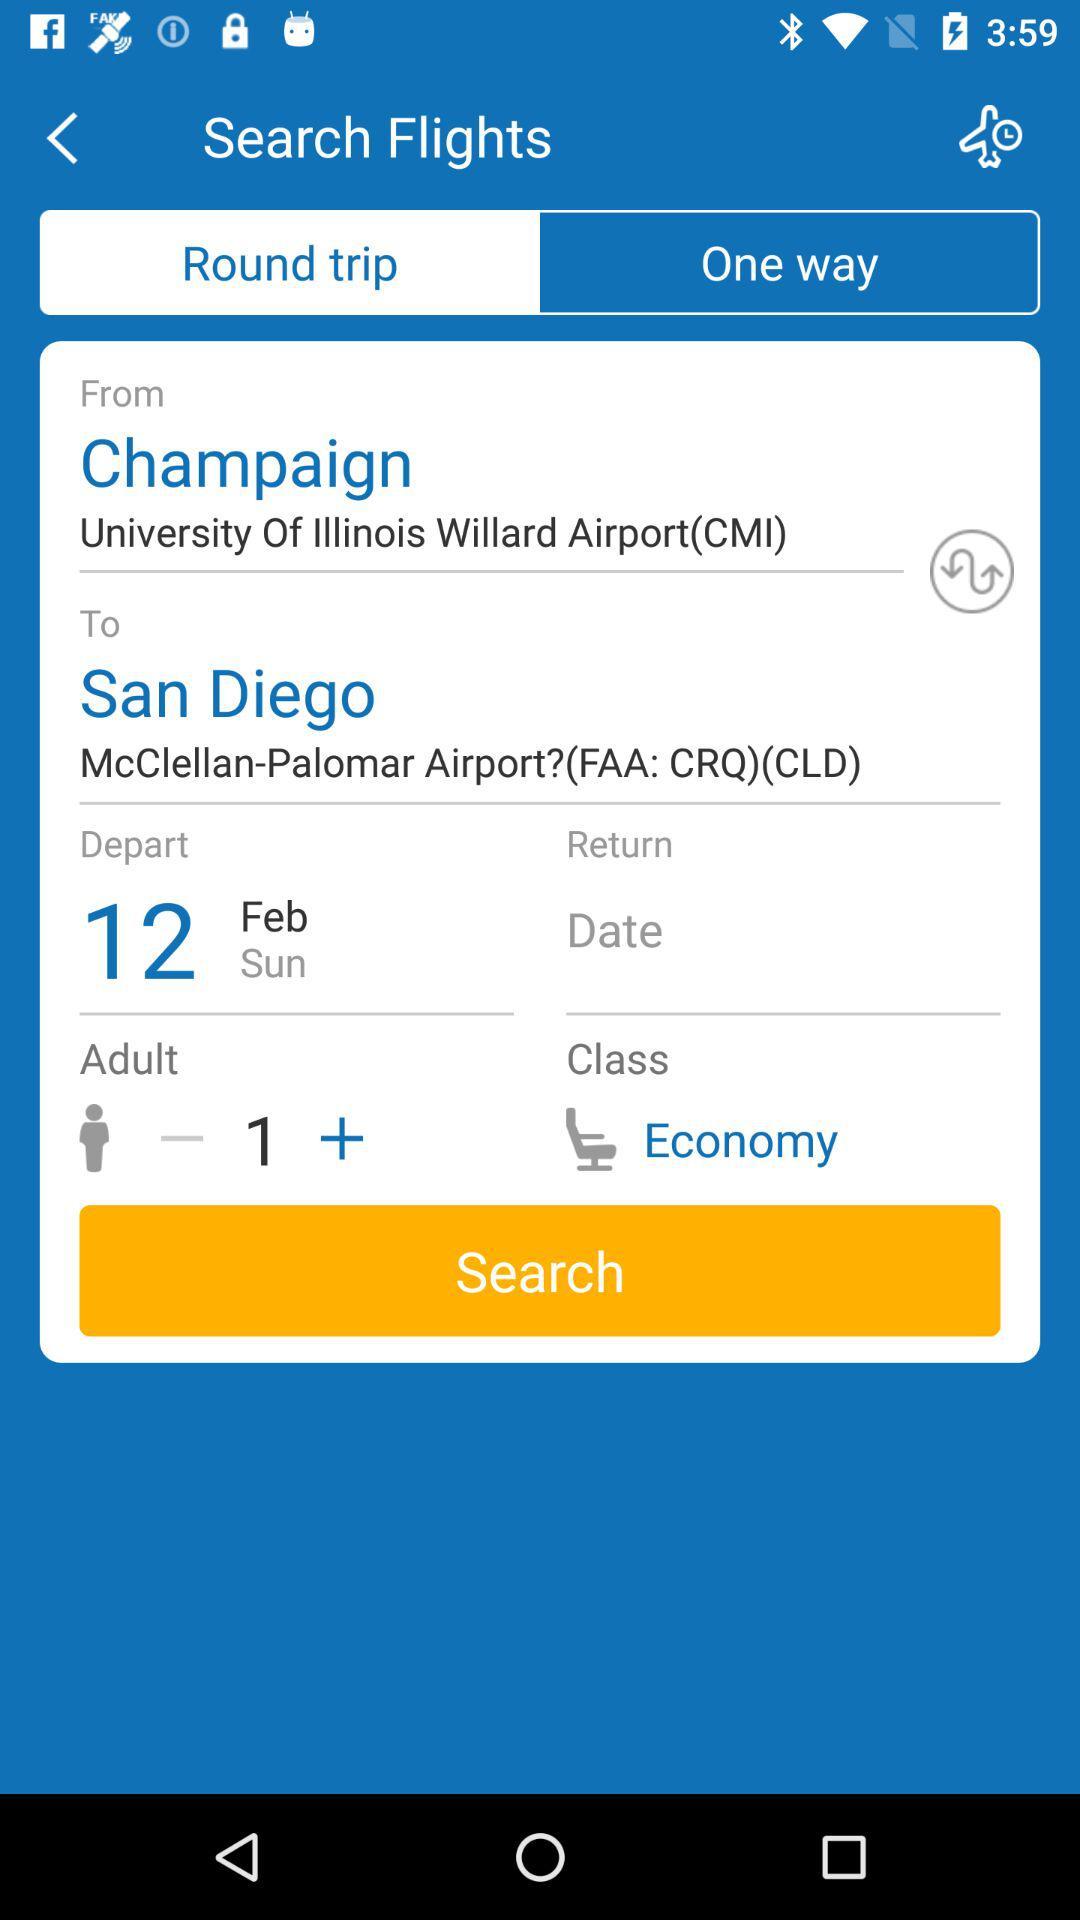  I want to click on the minus icon, so click(189, 1138).